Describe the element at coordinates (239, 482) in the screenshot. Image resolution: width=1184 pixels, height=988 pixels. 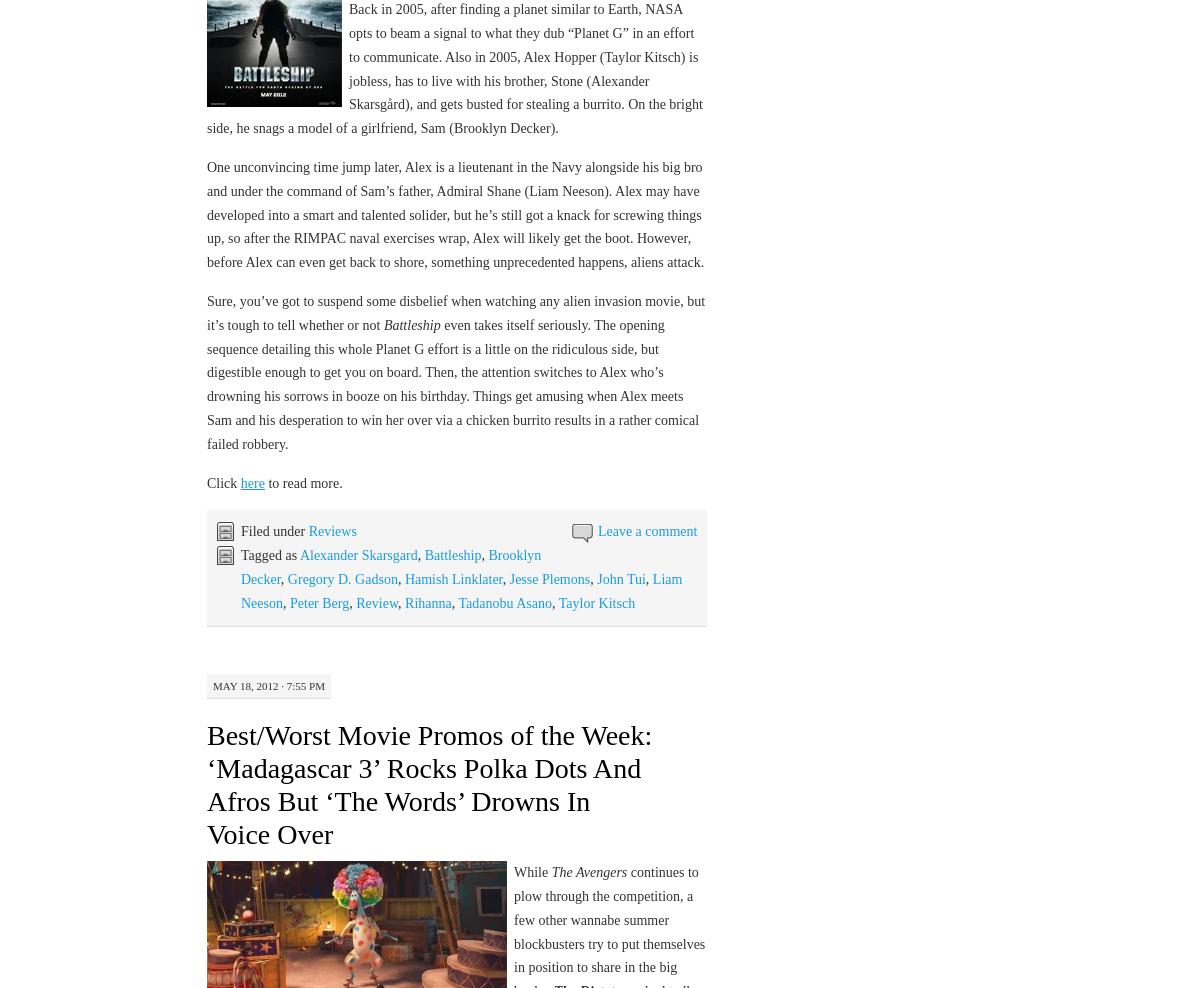
I see `'here'` at that location.